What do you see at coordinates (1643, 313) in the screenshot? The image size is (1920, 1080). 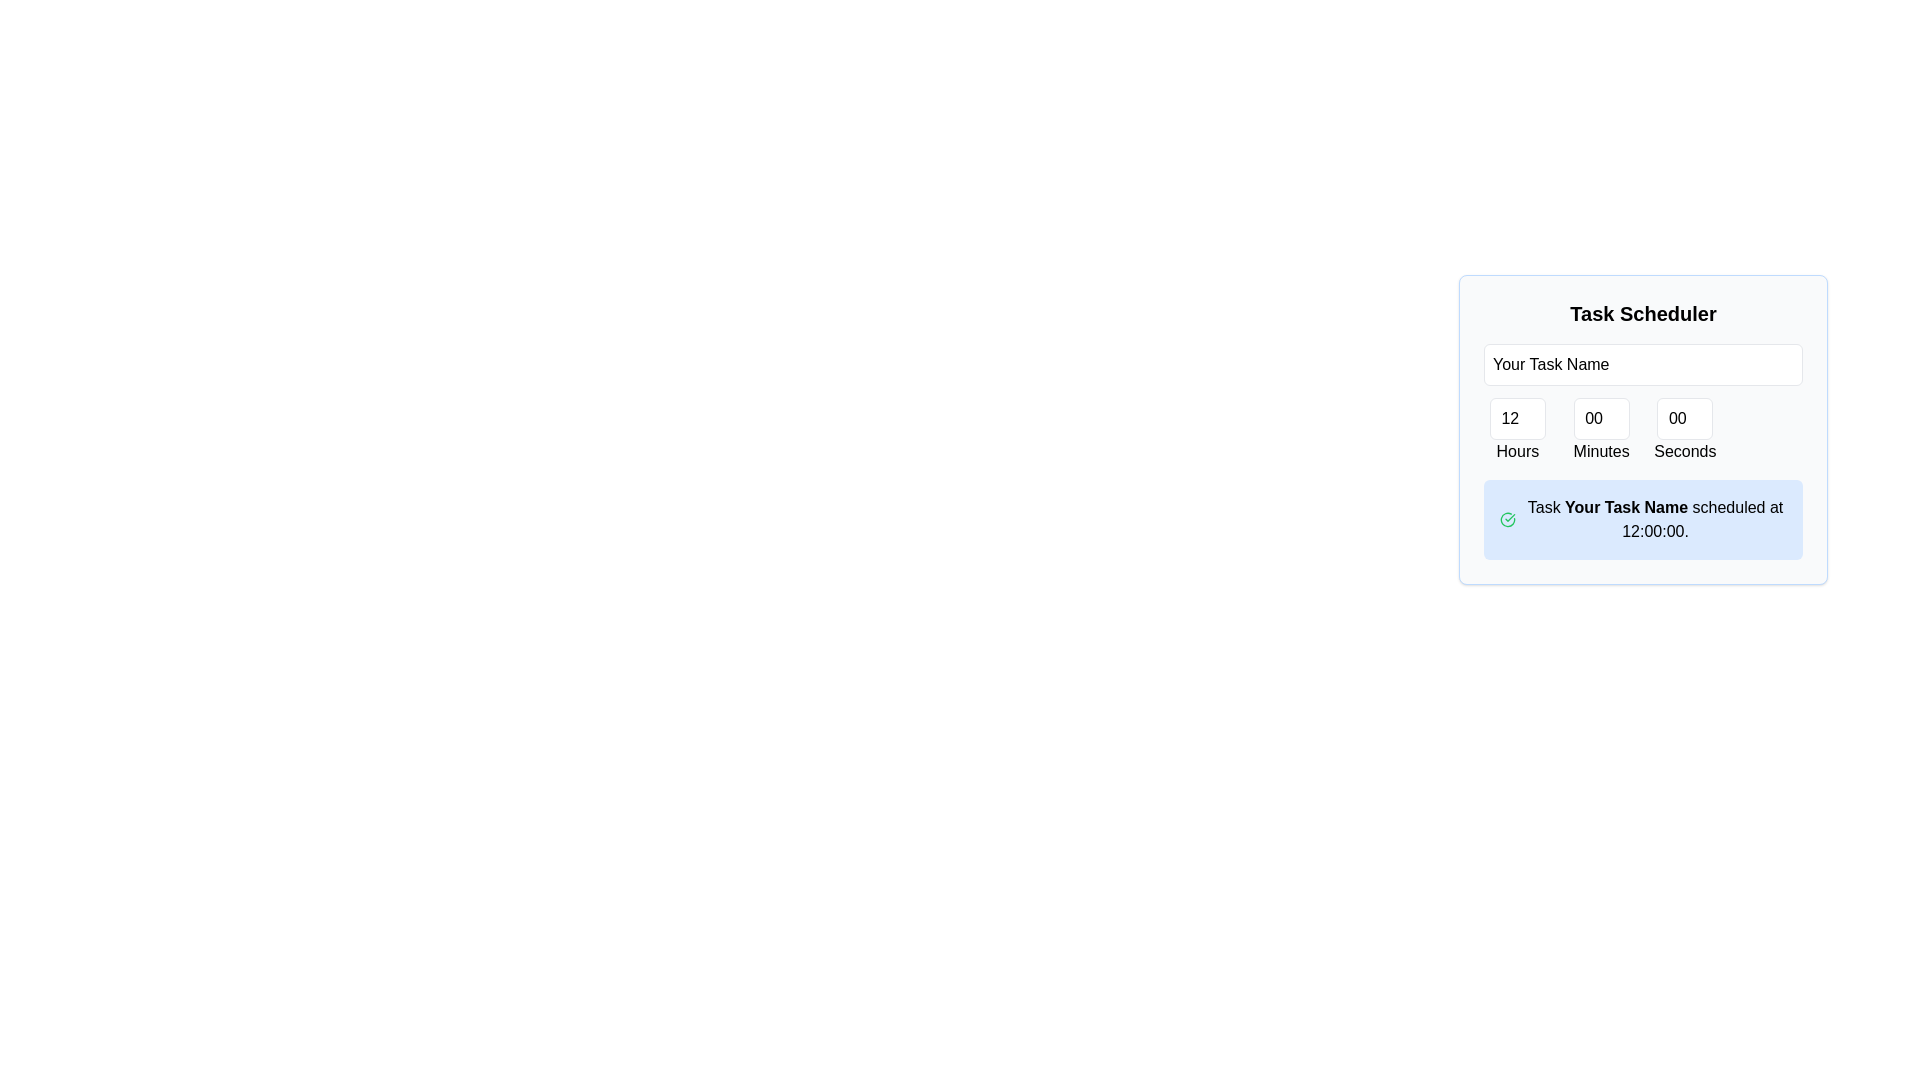 I see `the header text element displaying 'Task Scheduler', which is bold, centered, and large, positioned at the top of the form section above the input box labeled 'Your Task Name'` at bounding box center [1643, 313].